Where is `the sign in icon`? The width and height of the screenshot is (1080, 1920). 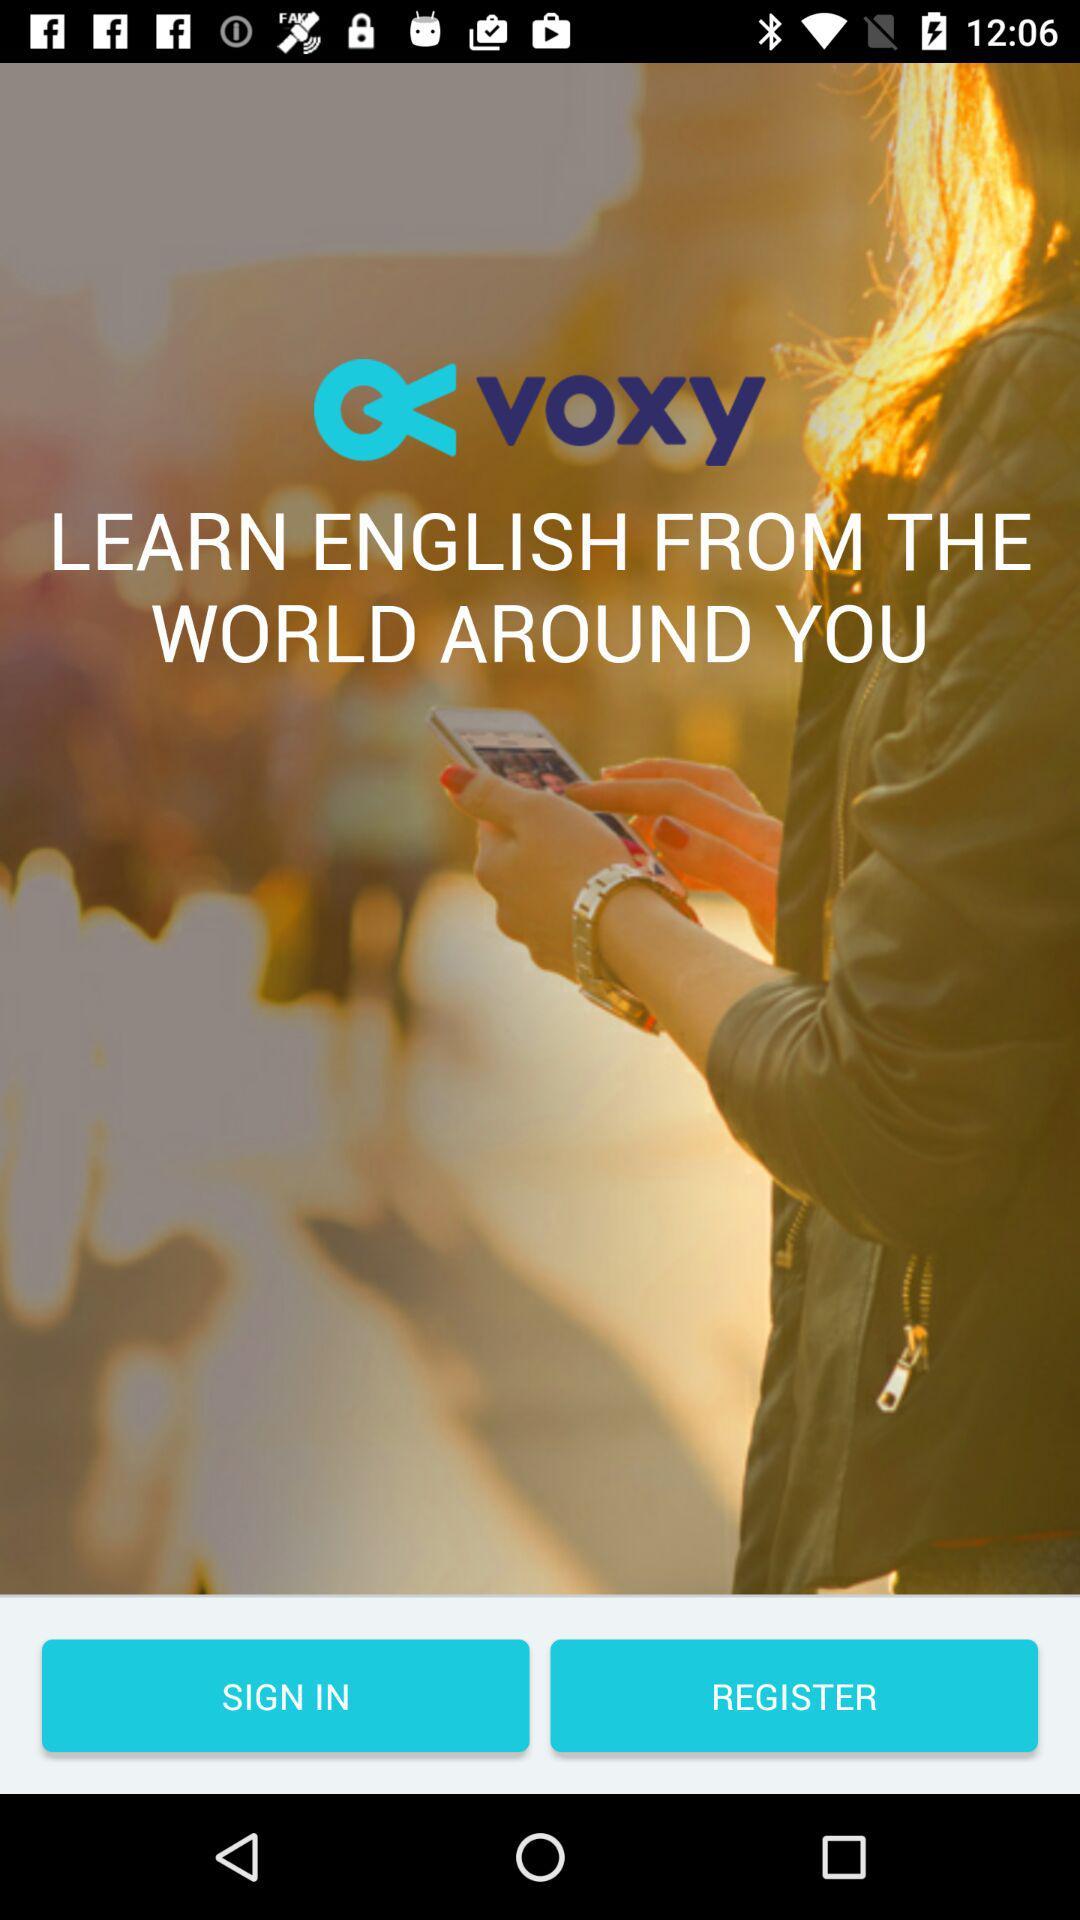
the sign in icon is located at coordinates (285, 1694).